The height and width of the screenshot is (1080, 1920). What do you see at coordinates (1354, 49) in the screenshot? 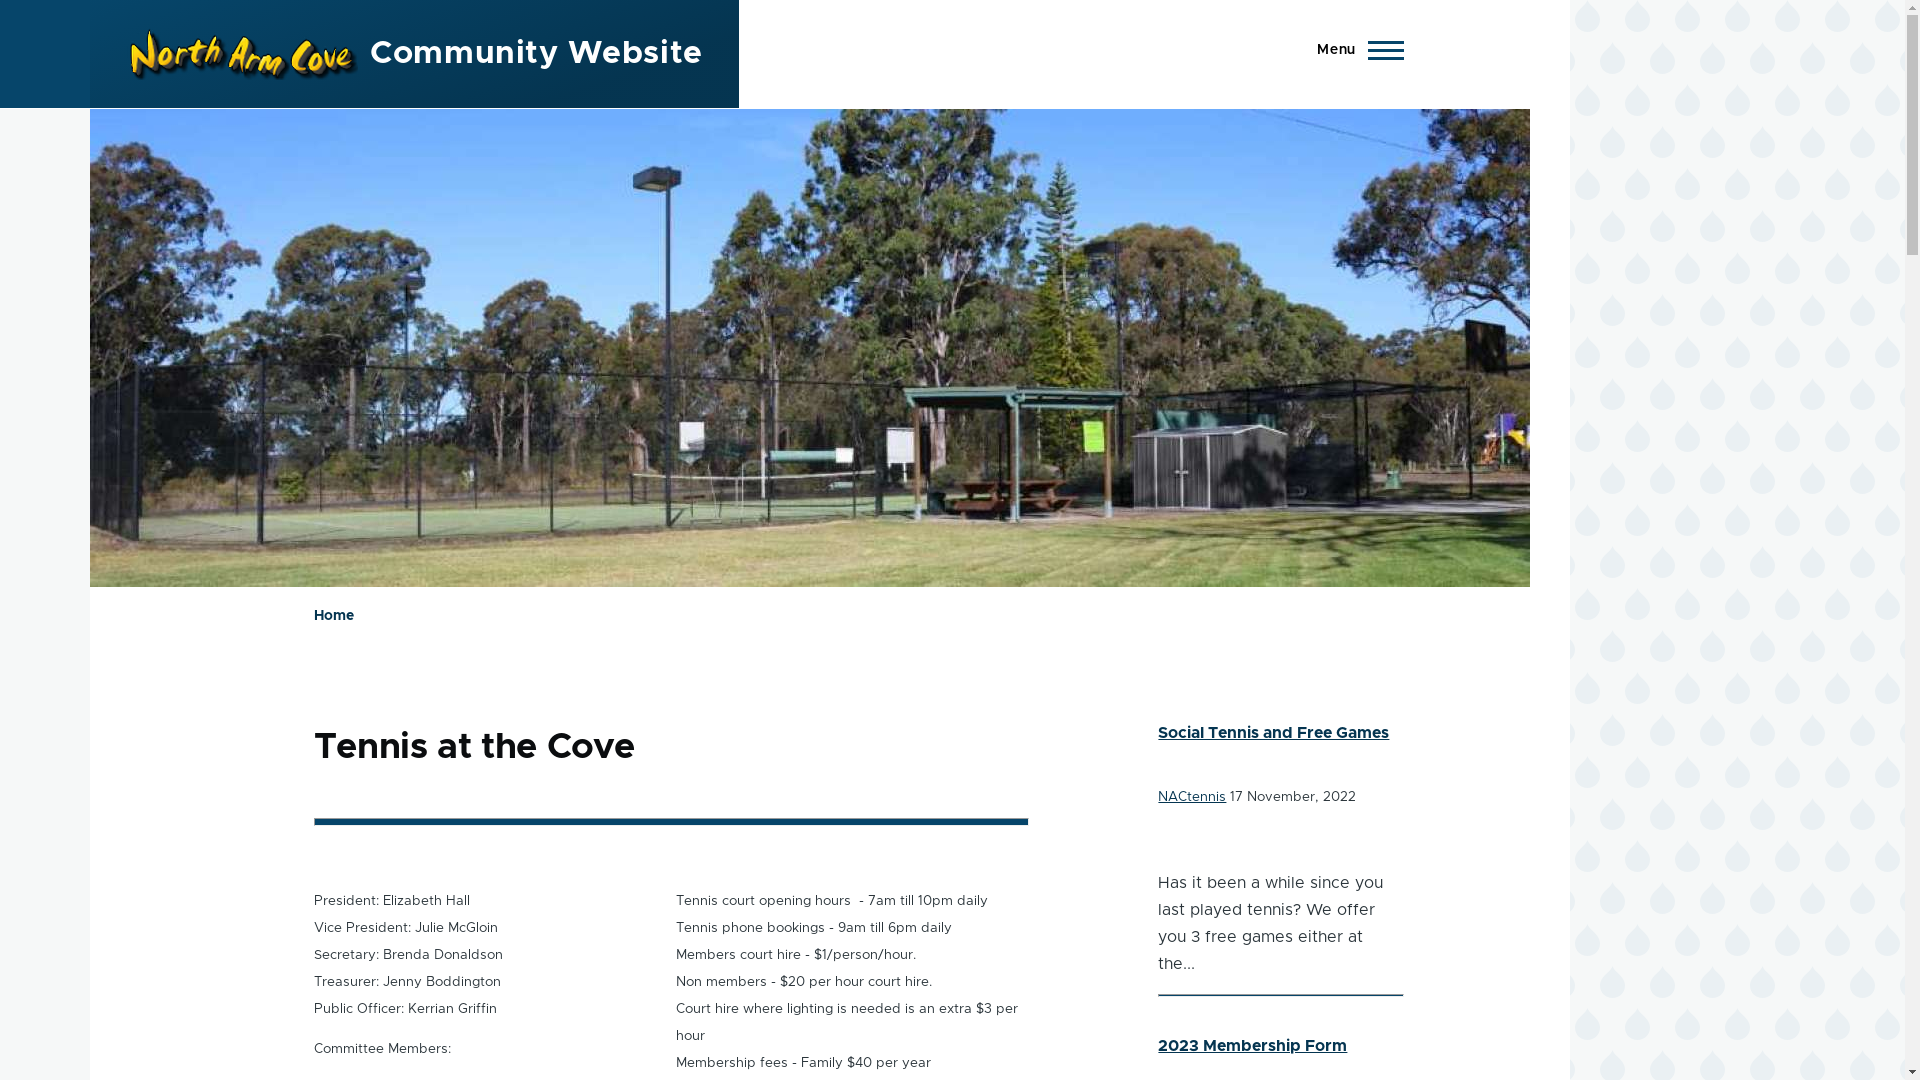
I see `'Menu'` at bounding box center [1354, 49].